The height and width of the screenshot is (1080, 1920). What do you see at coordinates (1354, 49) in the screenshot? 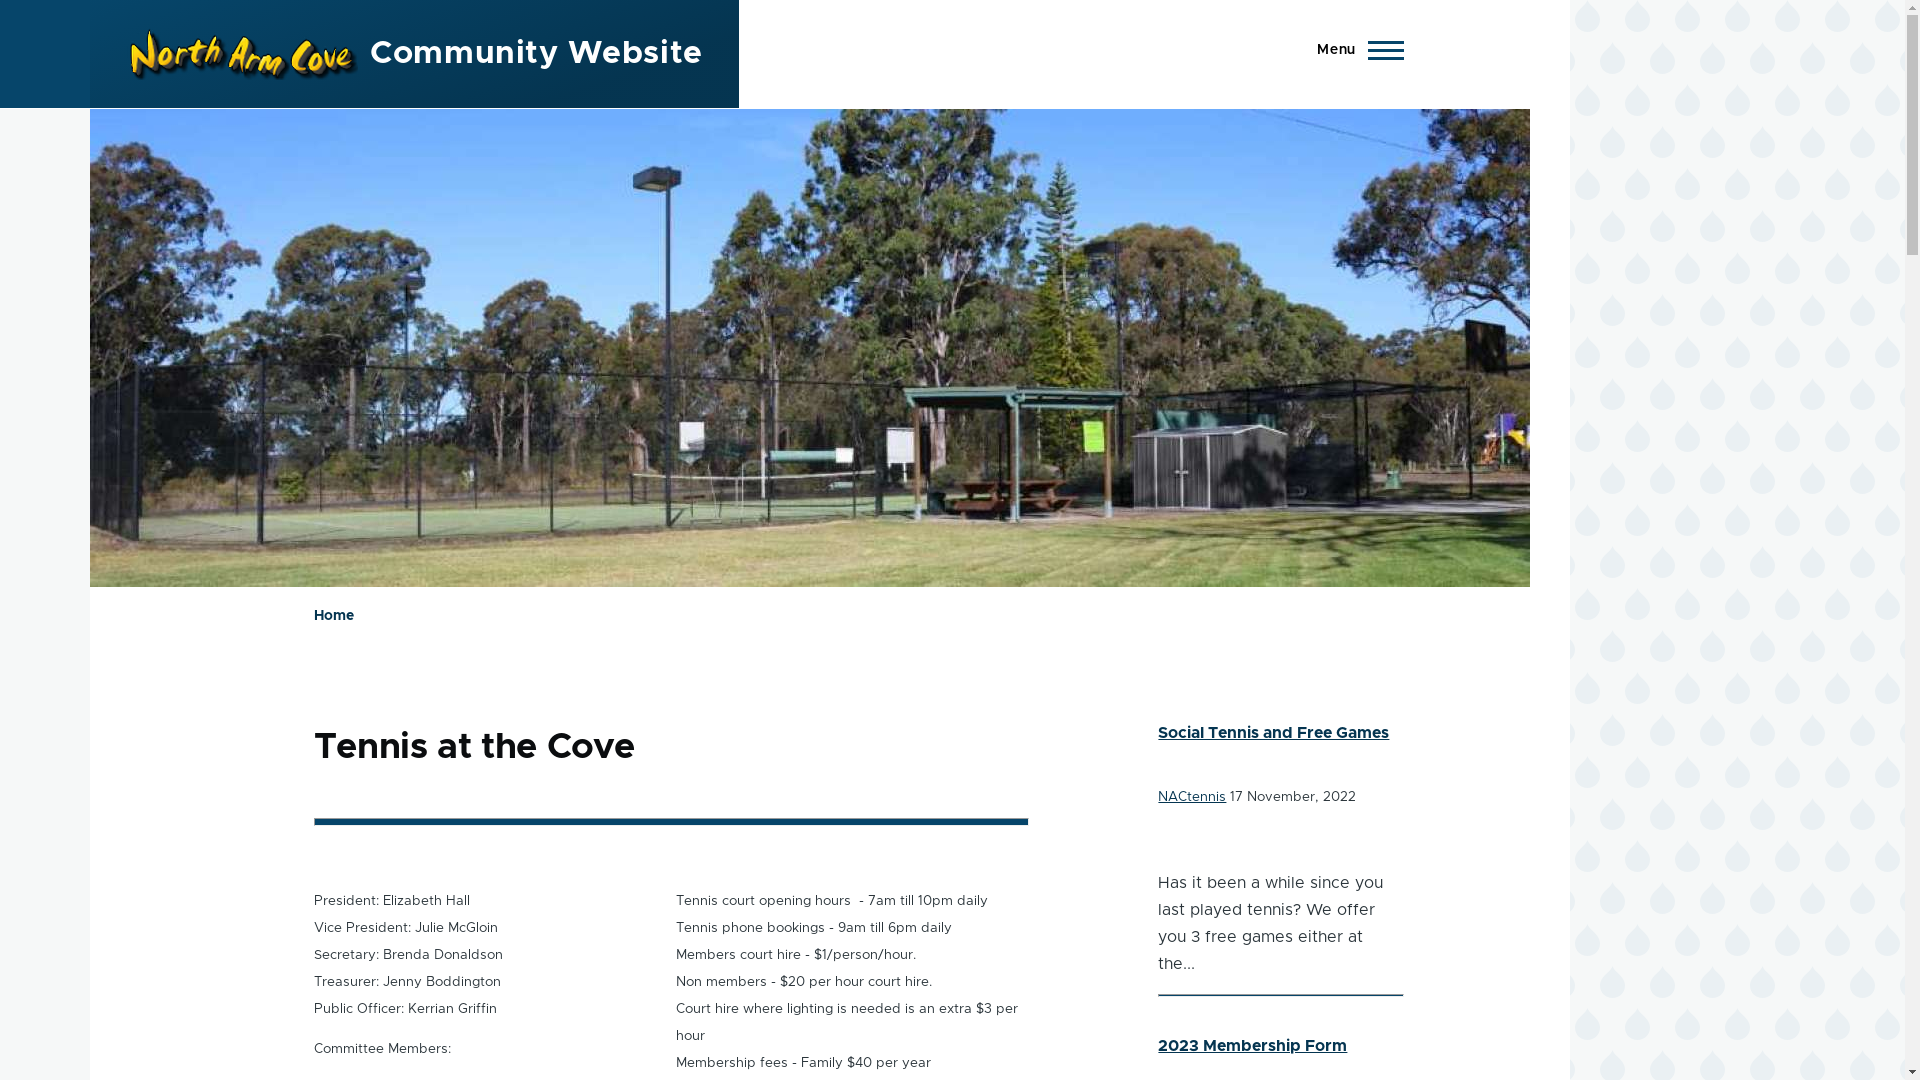
I see `'Menu'` at bounding box center [1354, 49].